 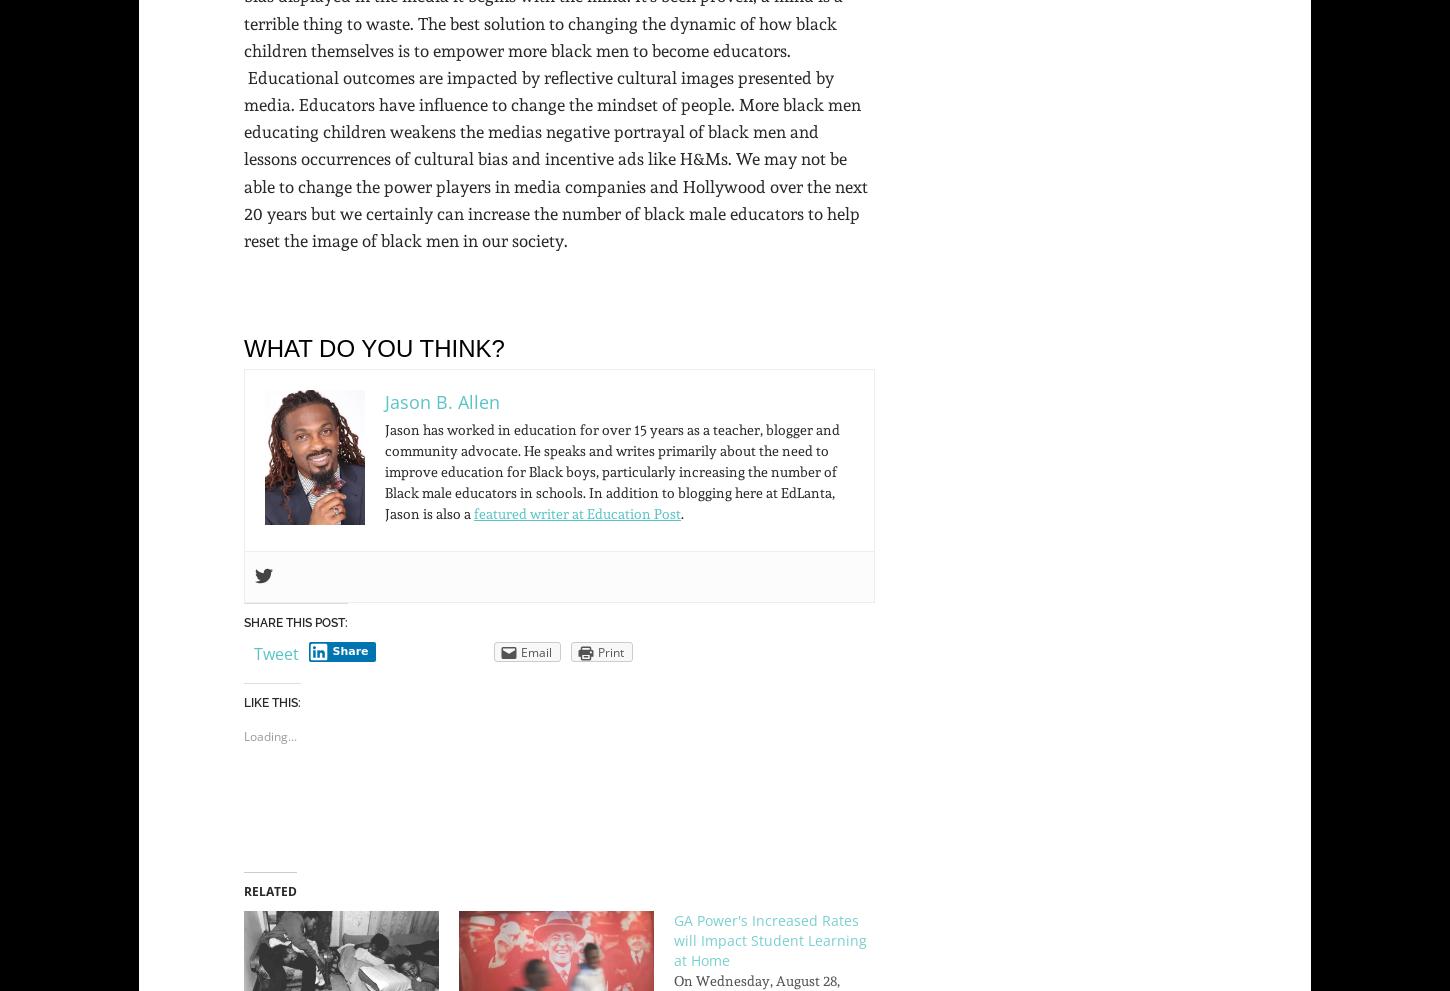 What do you see at coordinates (577, 513) in the screenshot?
I see `'featured writer at Education Post'` at bounding box center [577, 513].